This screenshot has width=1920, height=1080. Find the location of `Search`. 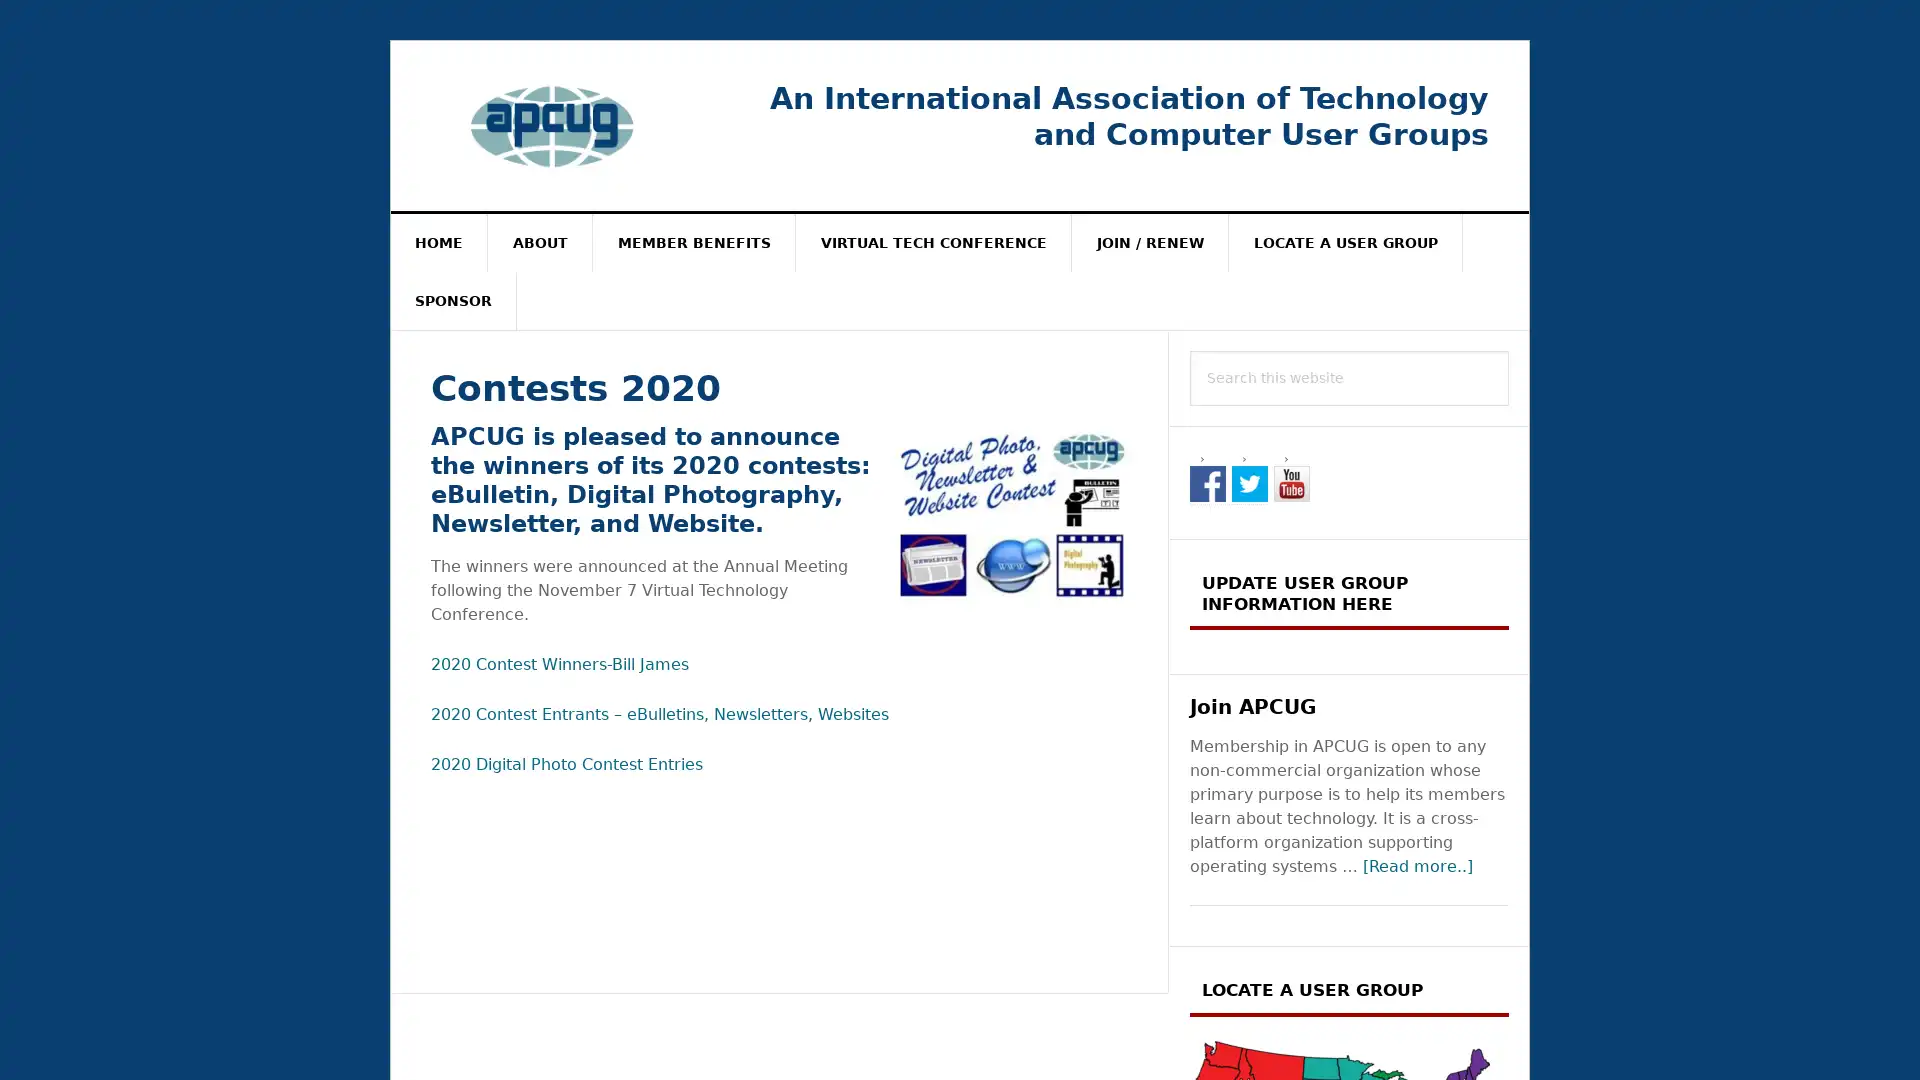

Search is located at coordinates (1509, 349).